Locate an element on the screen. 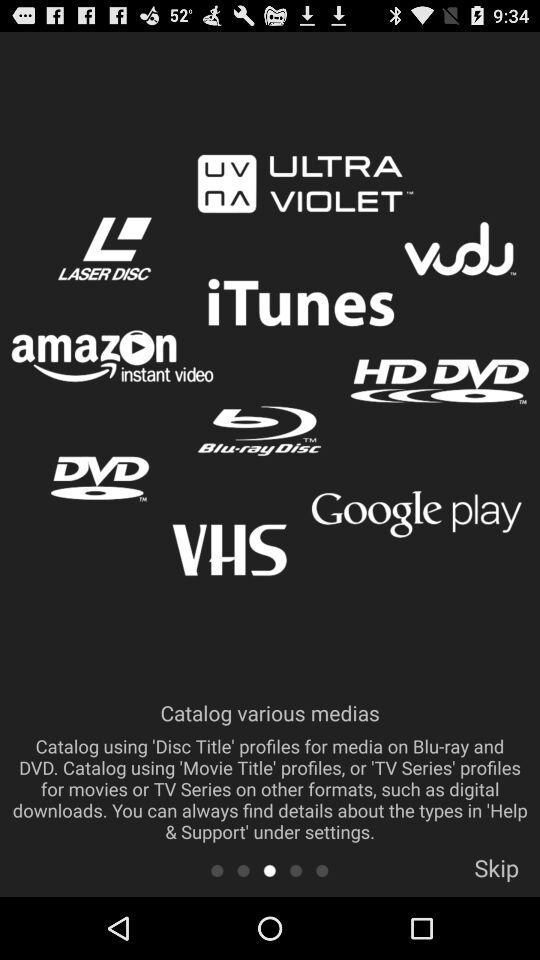 This screenshot has height=960, width=540. the icon below the catalog various medias icon is located at coordinates (322, 869).